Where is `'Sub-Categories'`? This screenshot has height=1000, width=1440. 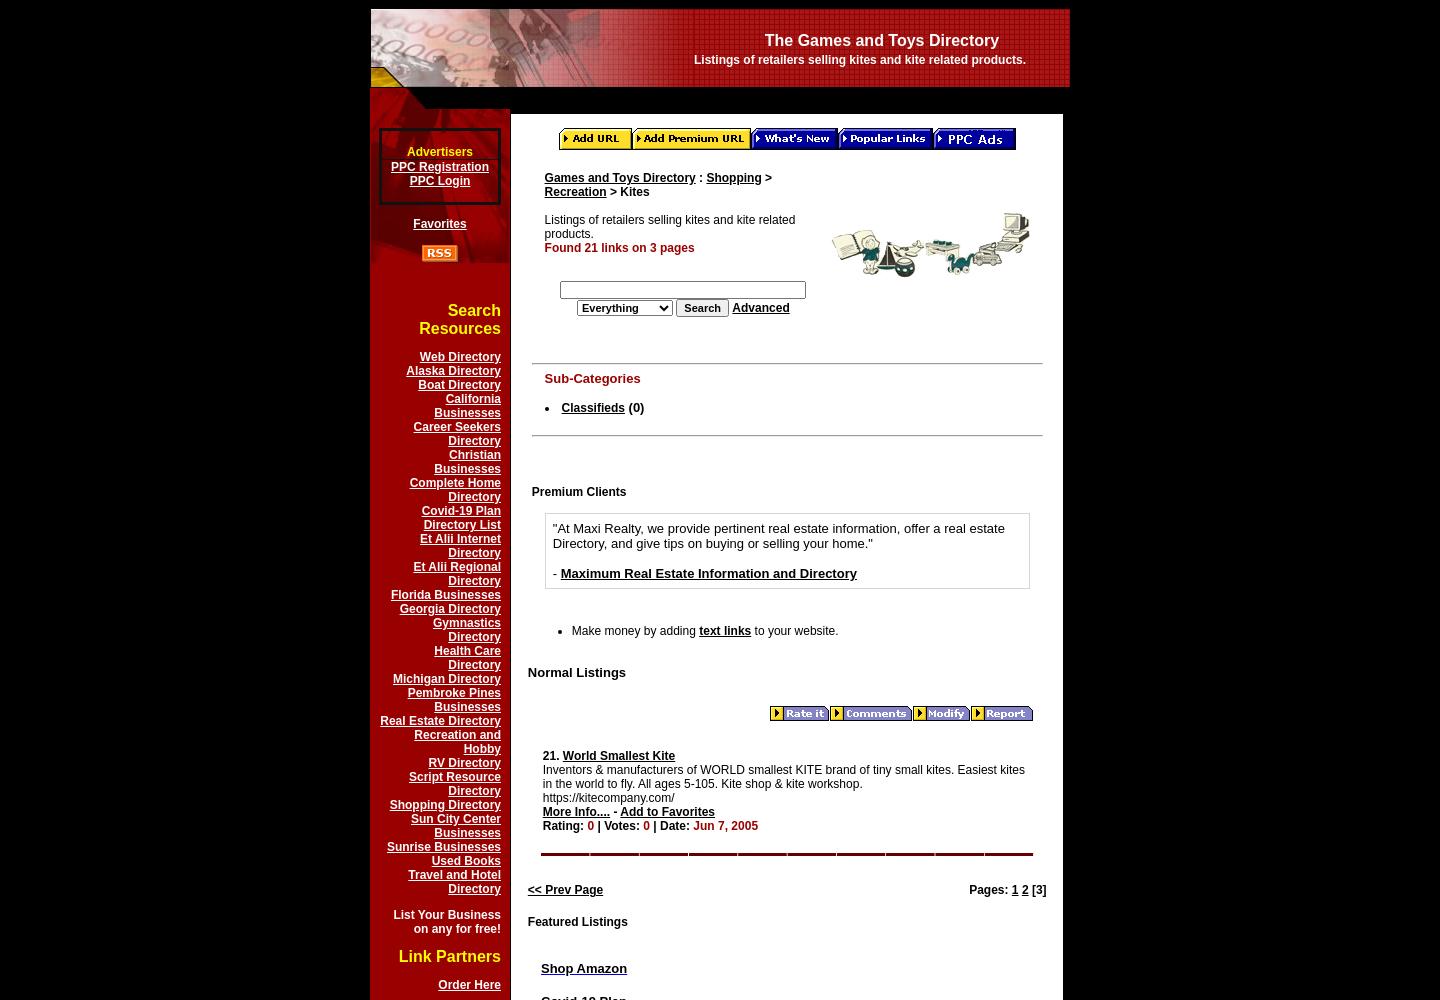 'Sub-Categories' is located at coordinates (591, 378).